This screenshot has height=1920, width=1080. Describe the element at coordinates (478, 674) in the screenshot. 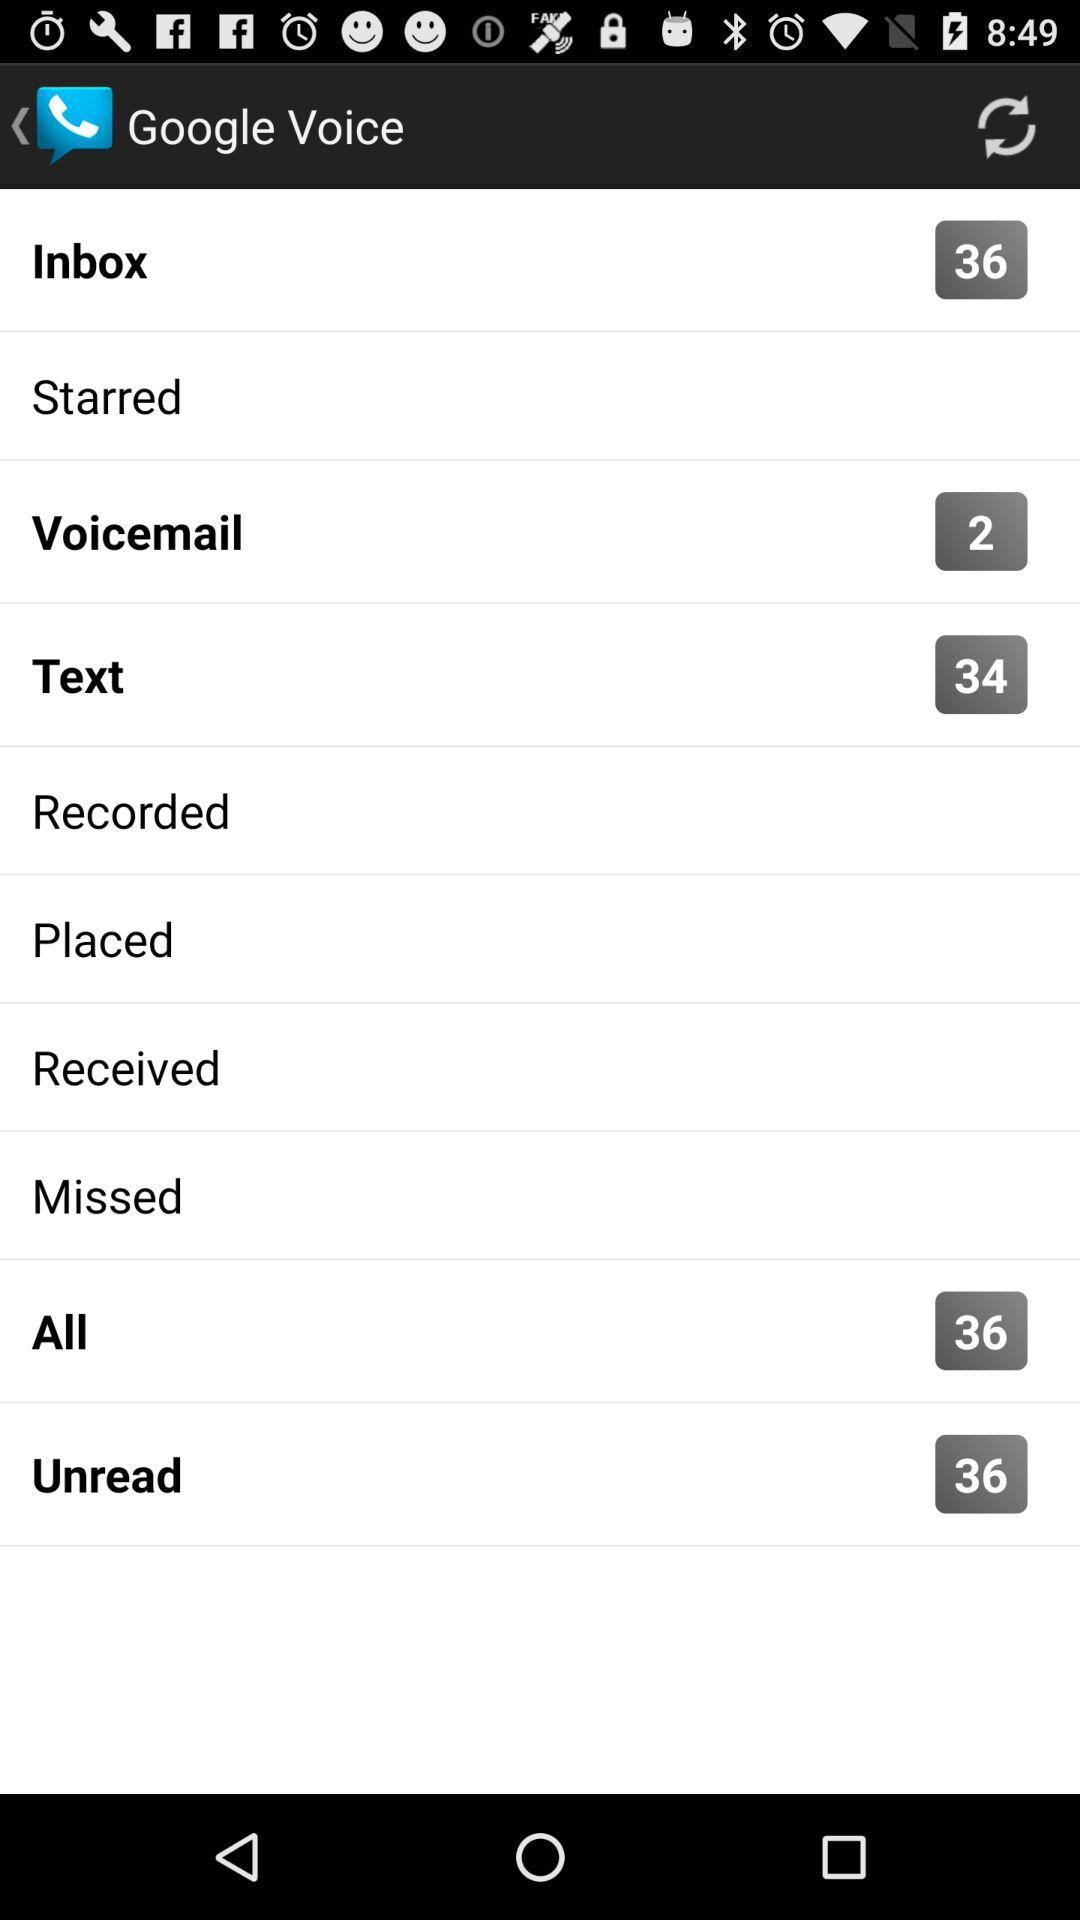

I see `the icon to the left of 34 item` at that location.